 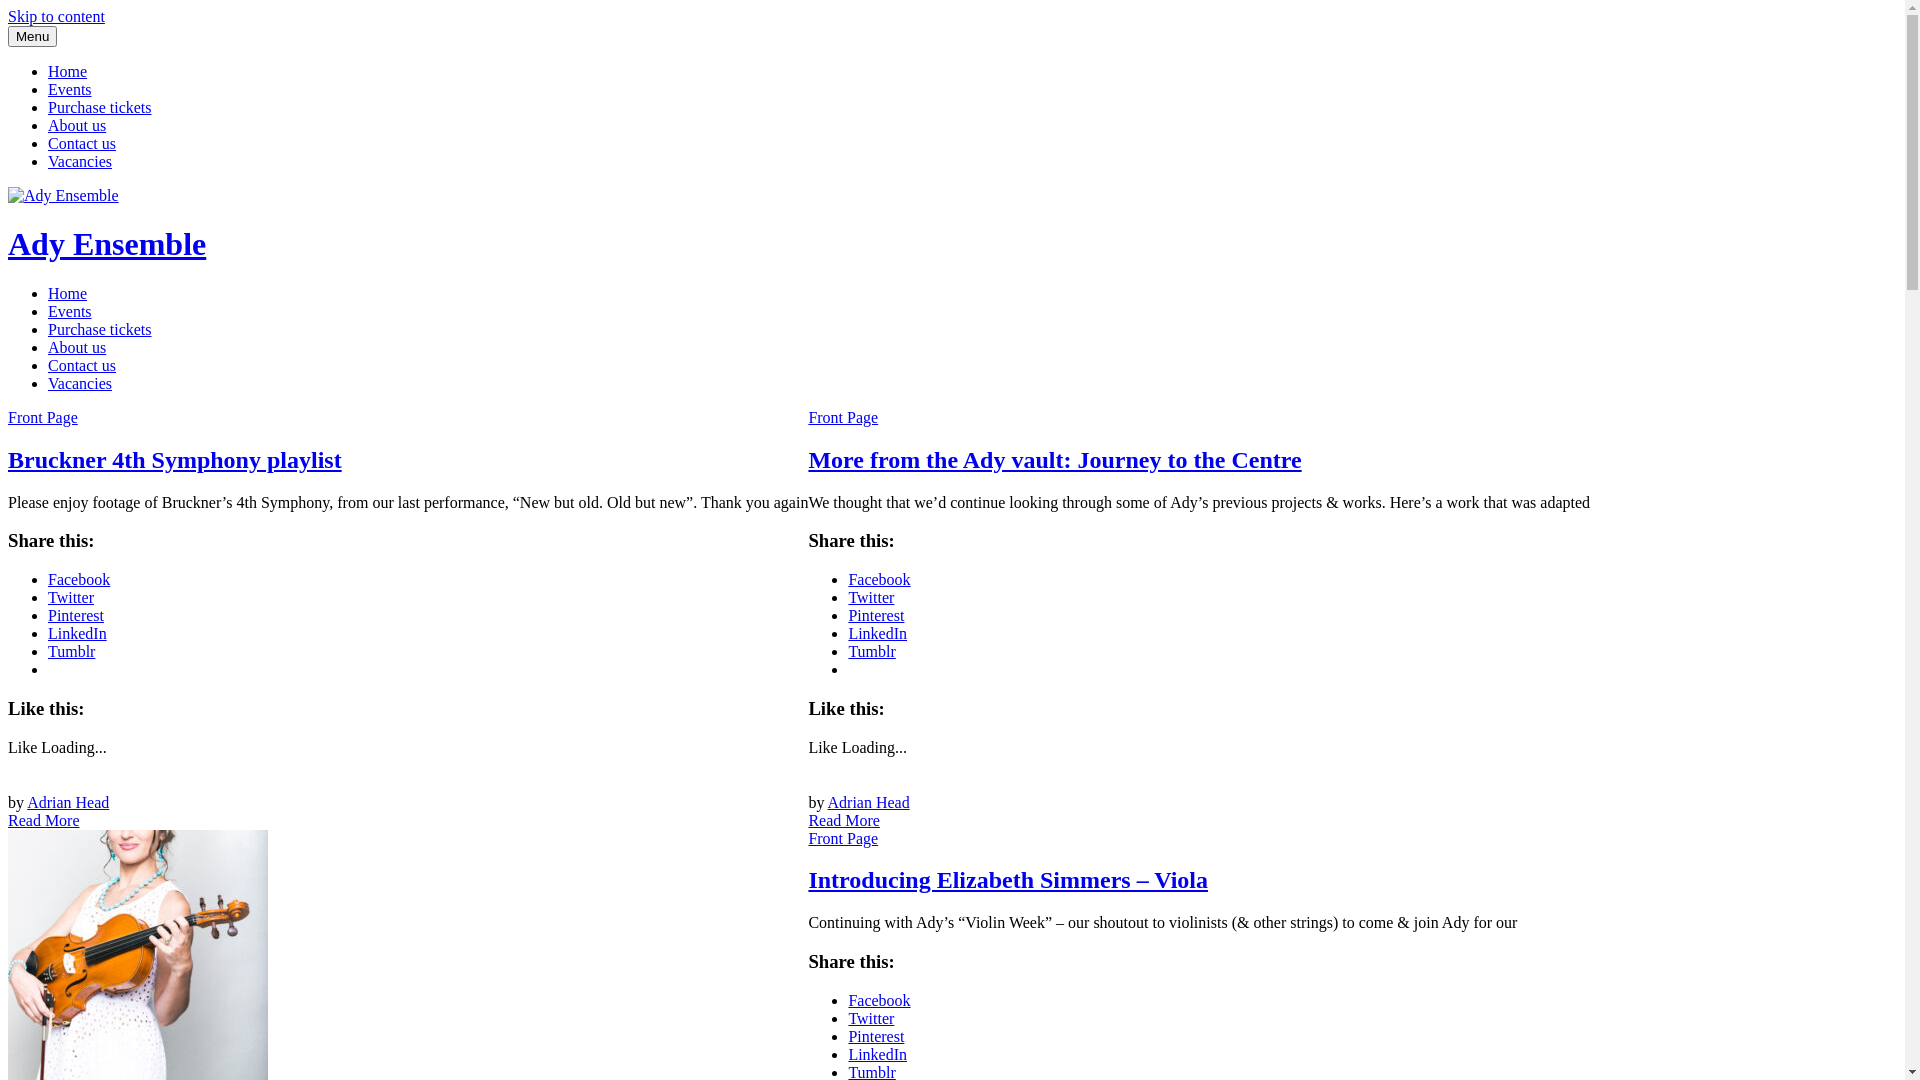 I want to click on 'Bruckner 4th Symphony playlist', so click(x=174, y=459).